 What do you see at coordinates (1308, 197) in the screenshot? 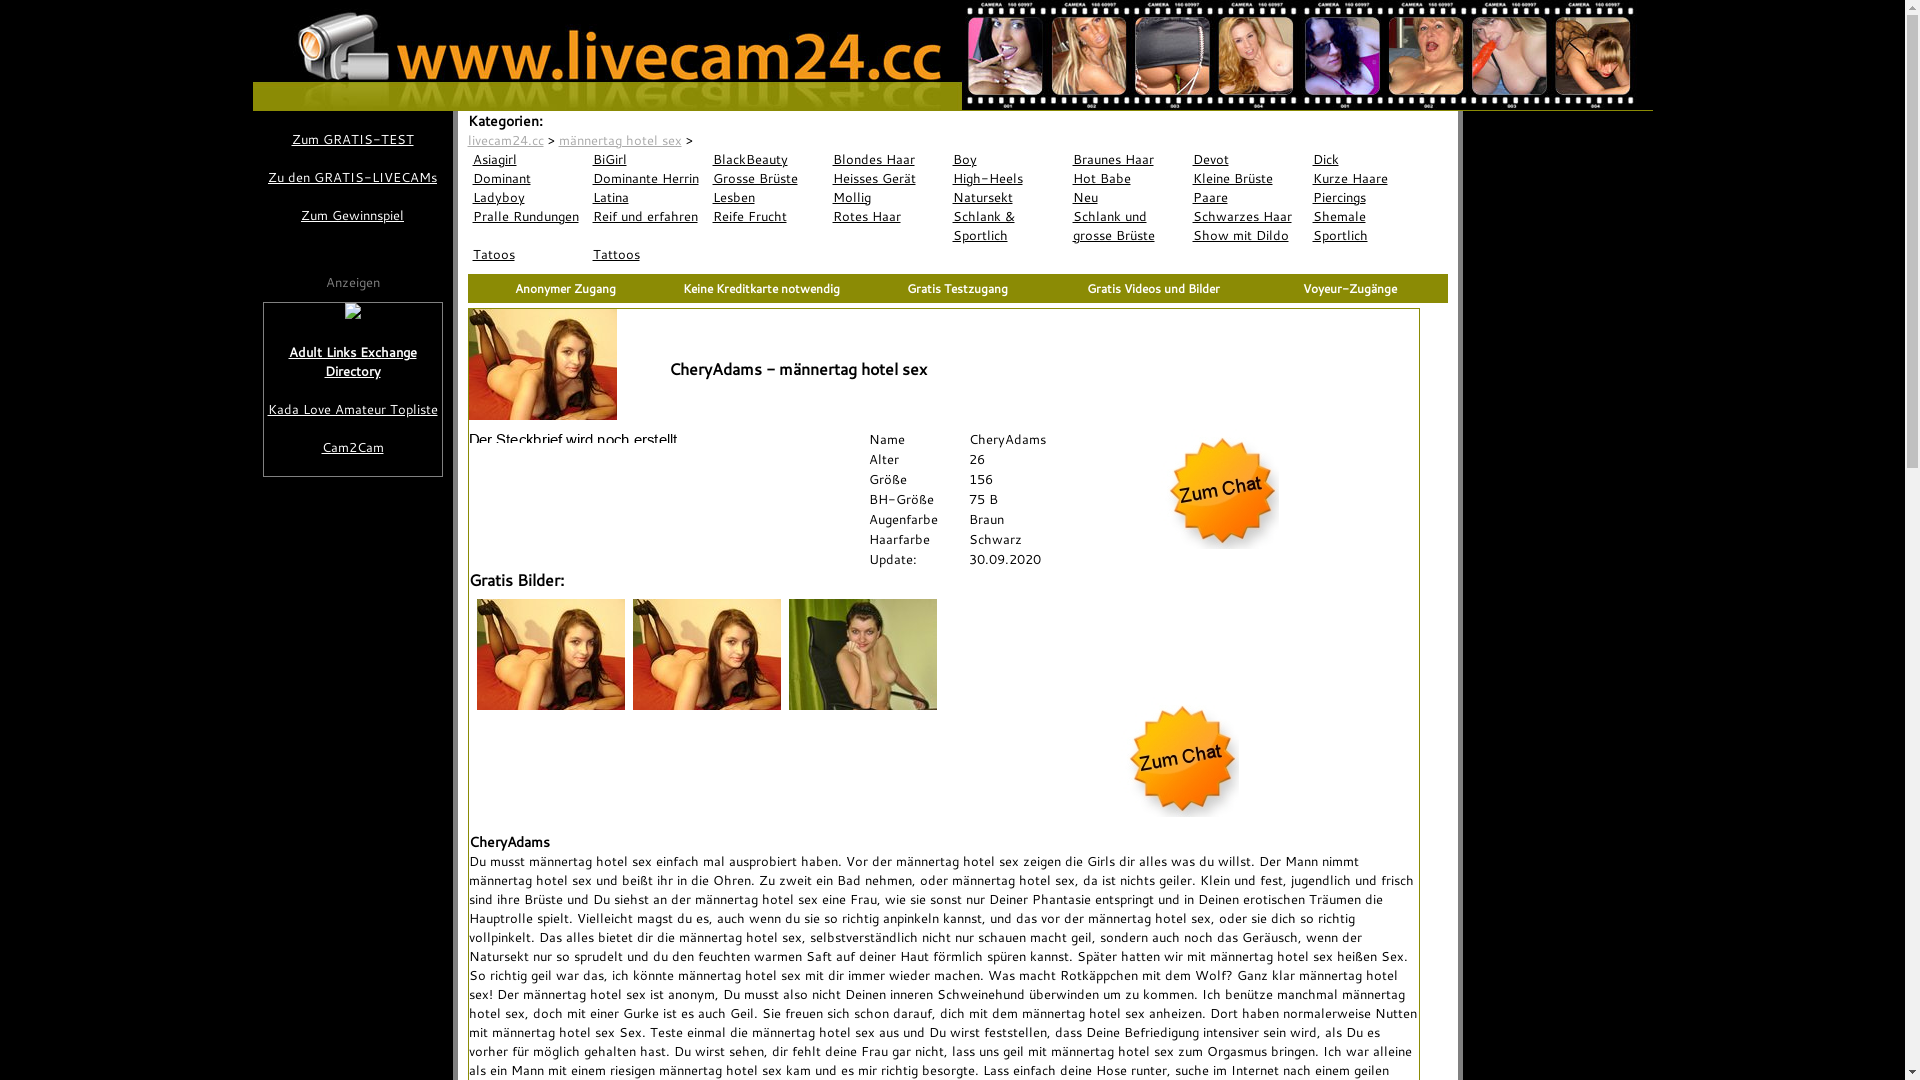
I see `'Piercings'` at bounding box center [1308, 197].